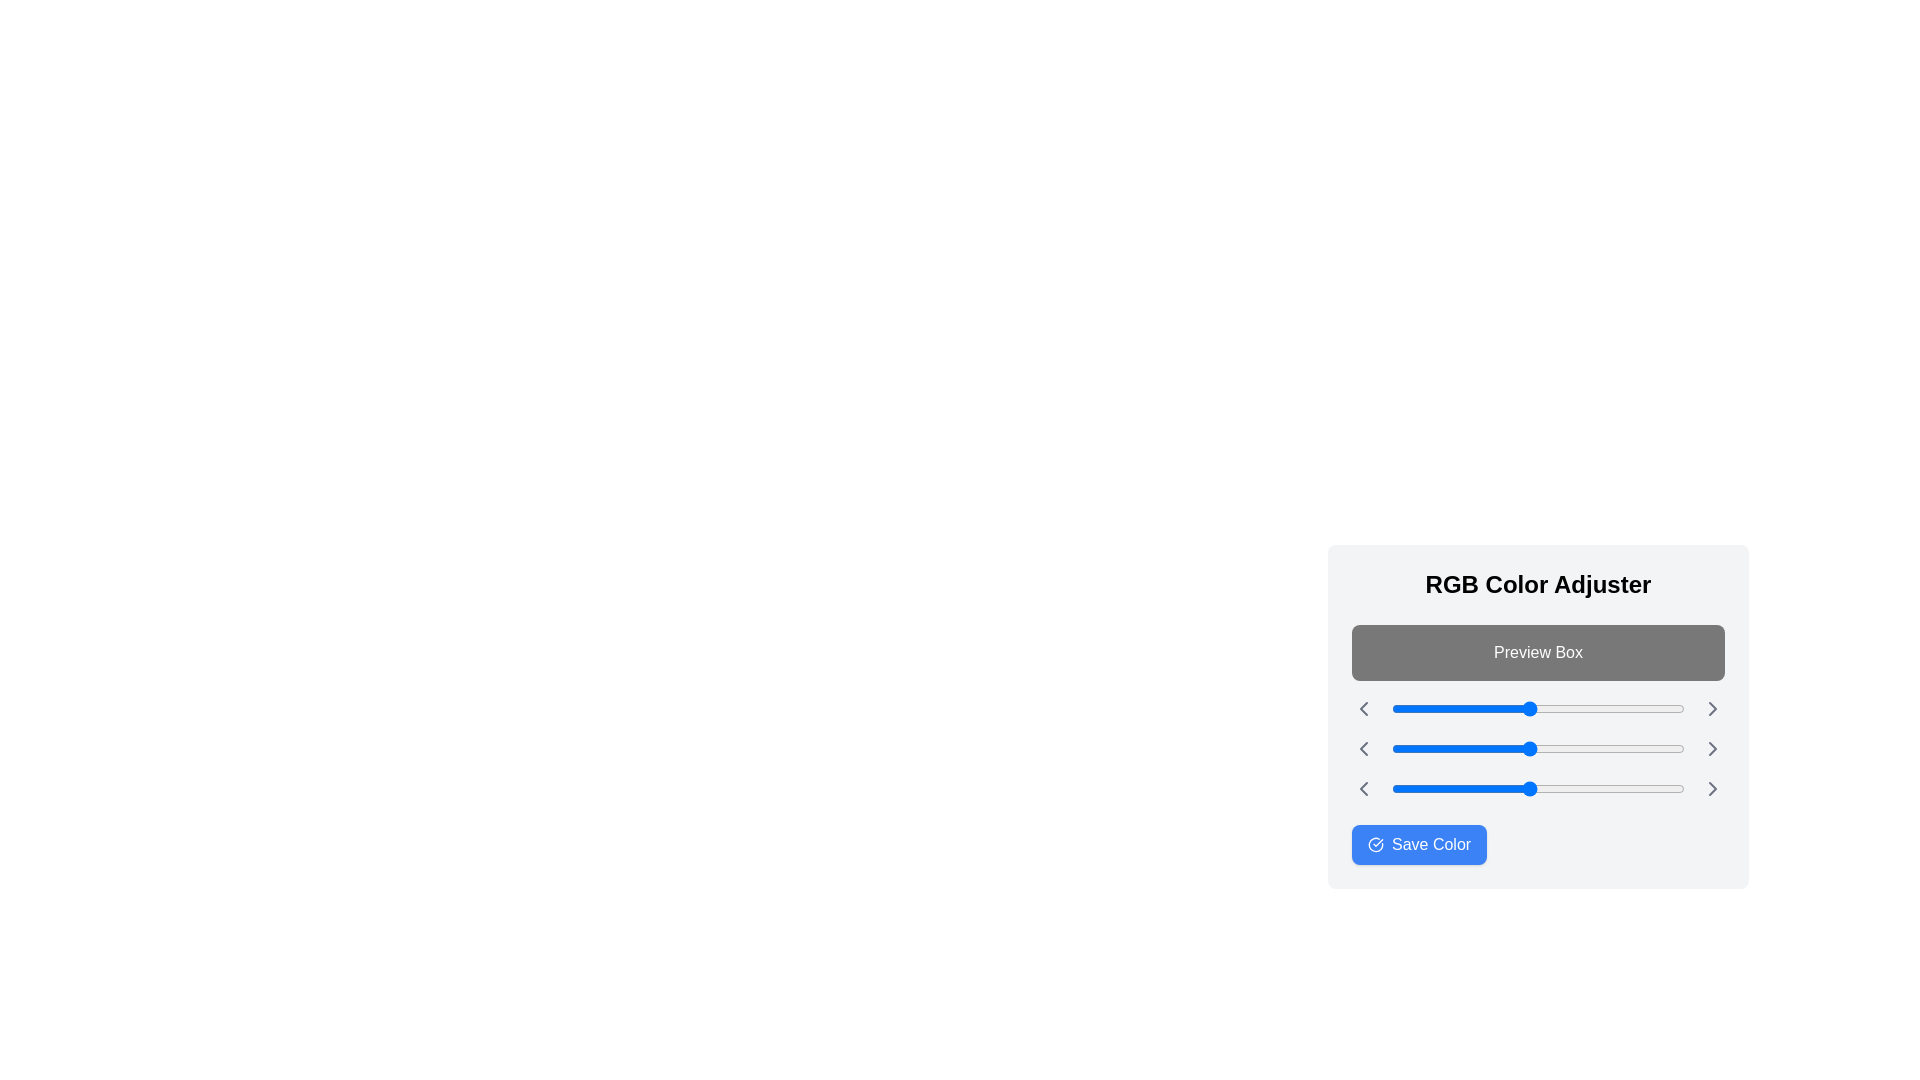 This screenshot has width=1920, height=1080. I want to click on the red color slider to 202 (0-255), so click(1624, 708).